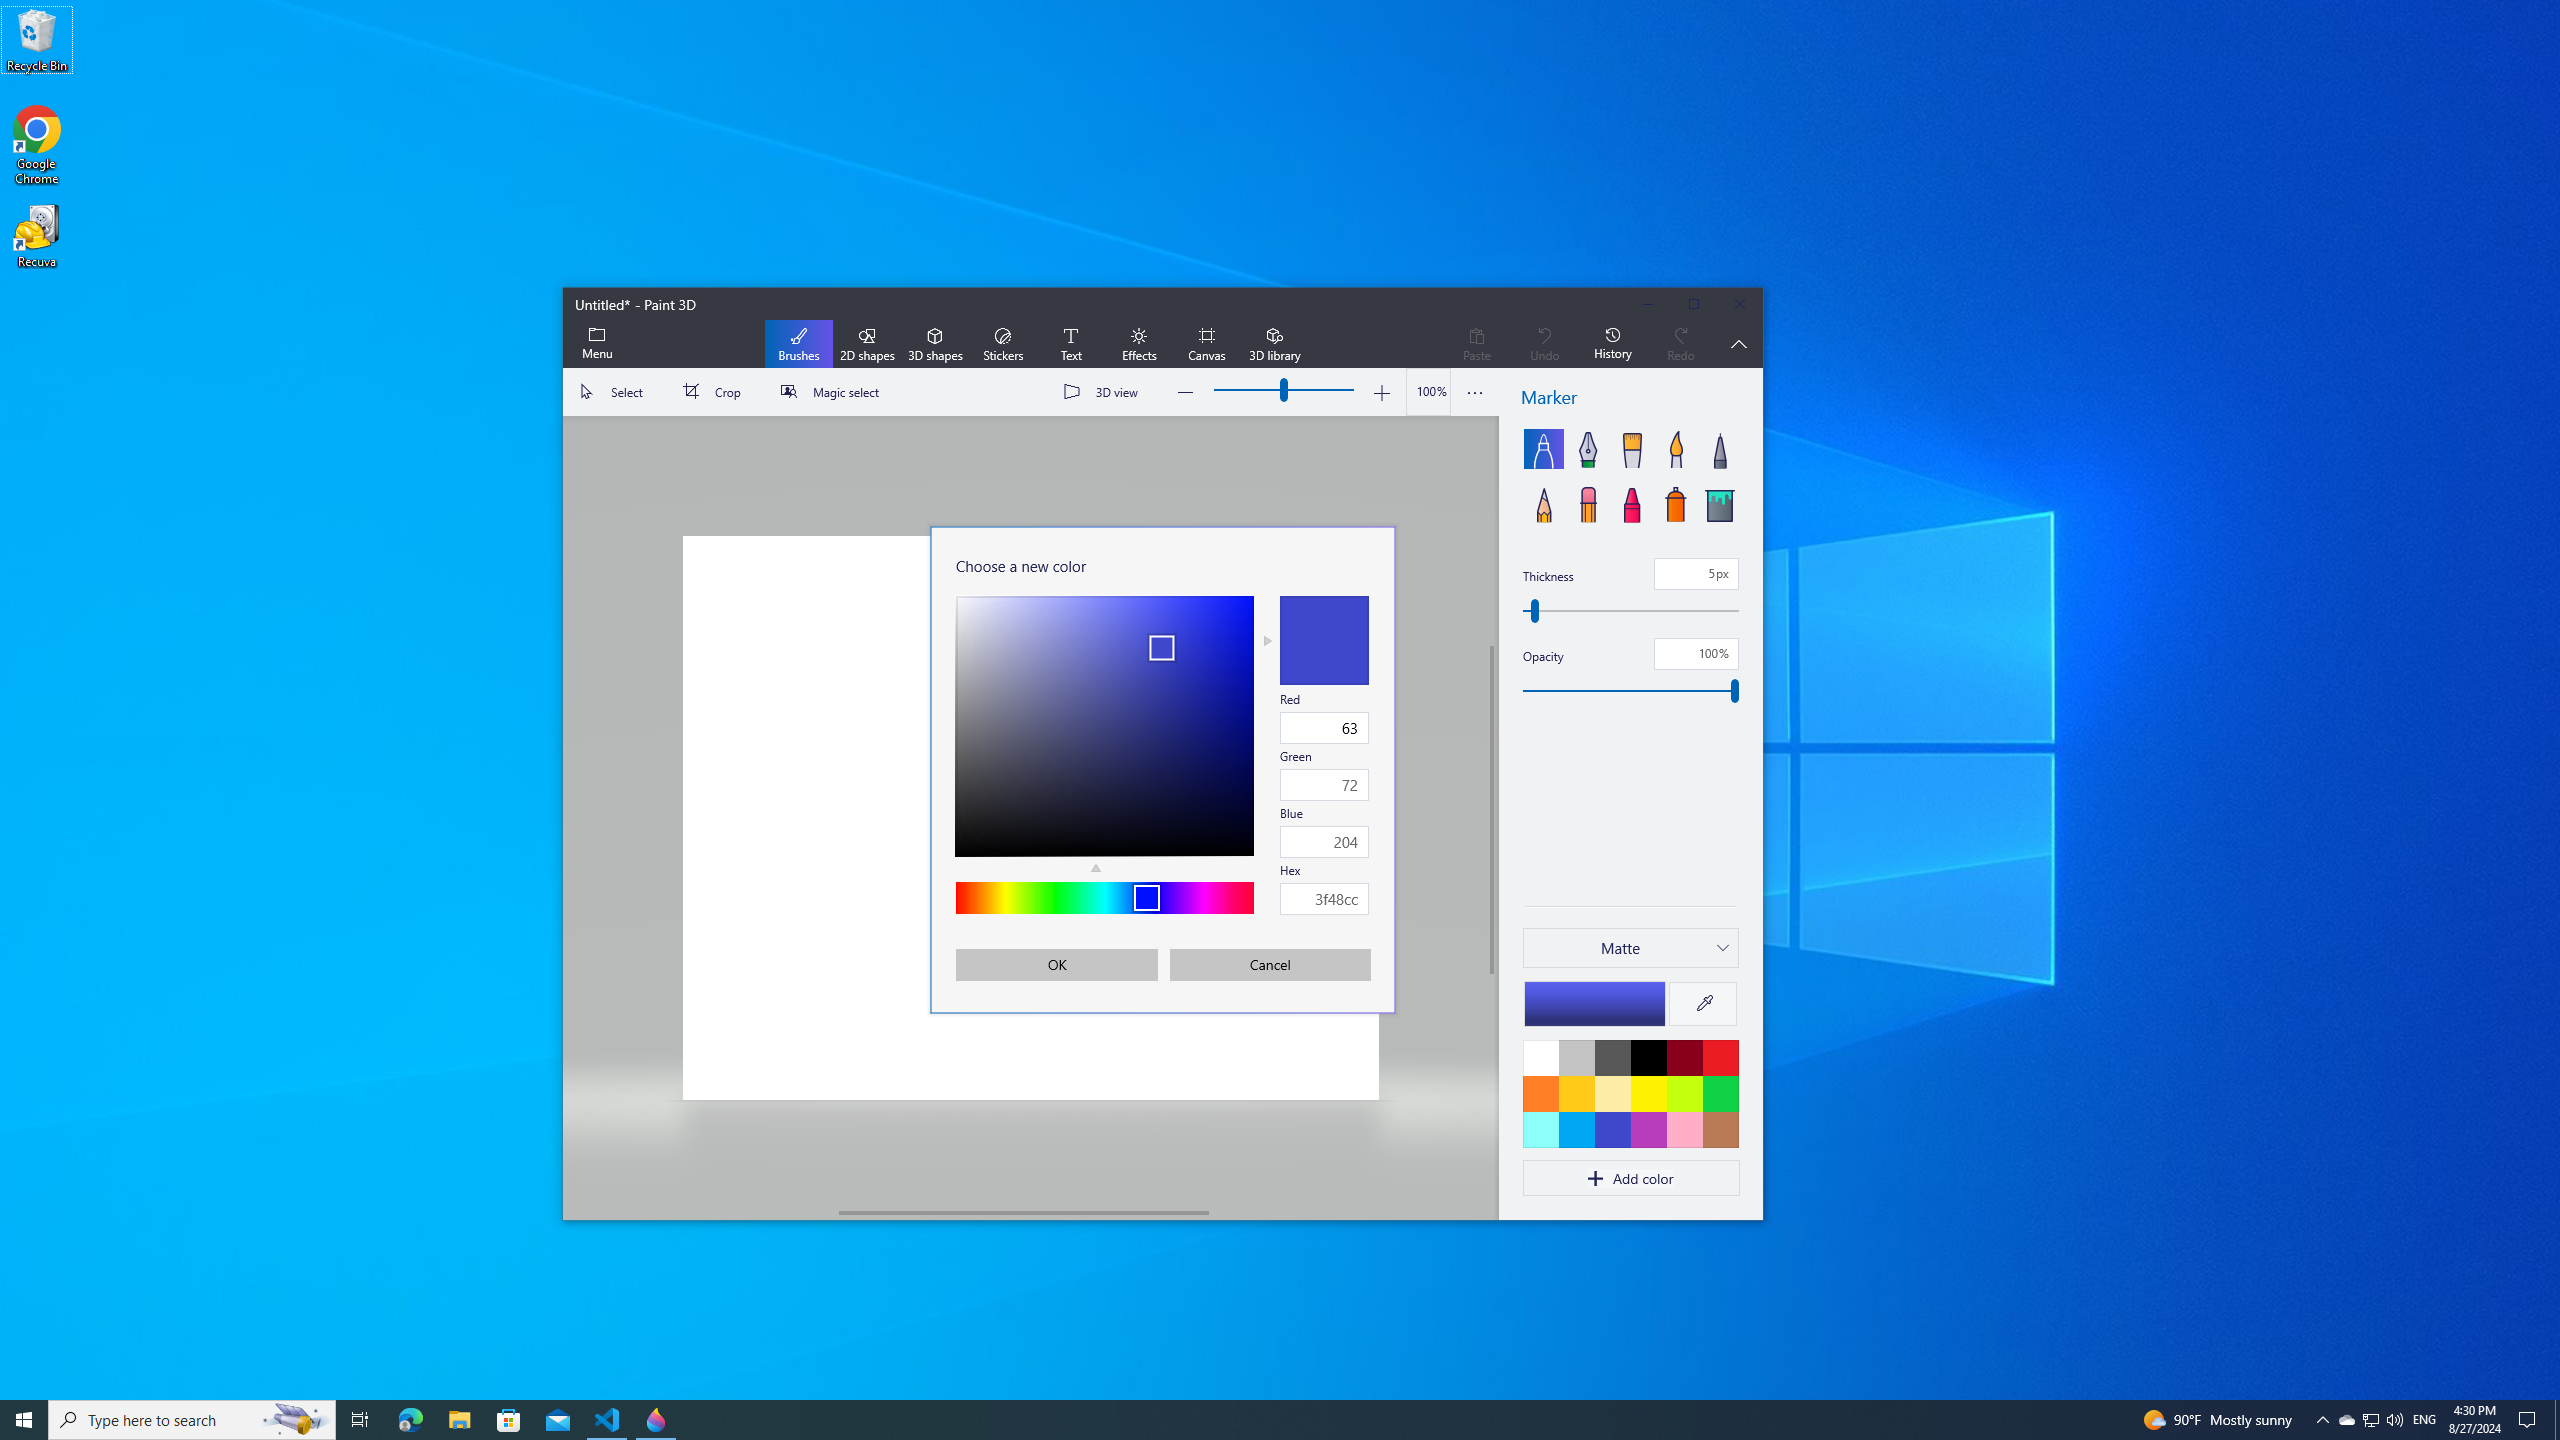 This screenshot has height=1440, width=2560. What do you see at coordinates (2424, 1418) in the screenshot?
I see `'Tray Input Indicator - English (United States)'` at bounding box center [2424, 1418].